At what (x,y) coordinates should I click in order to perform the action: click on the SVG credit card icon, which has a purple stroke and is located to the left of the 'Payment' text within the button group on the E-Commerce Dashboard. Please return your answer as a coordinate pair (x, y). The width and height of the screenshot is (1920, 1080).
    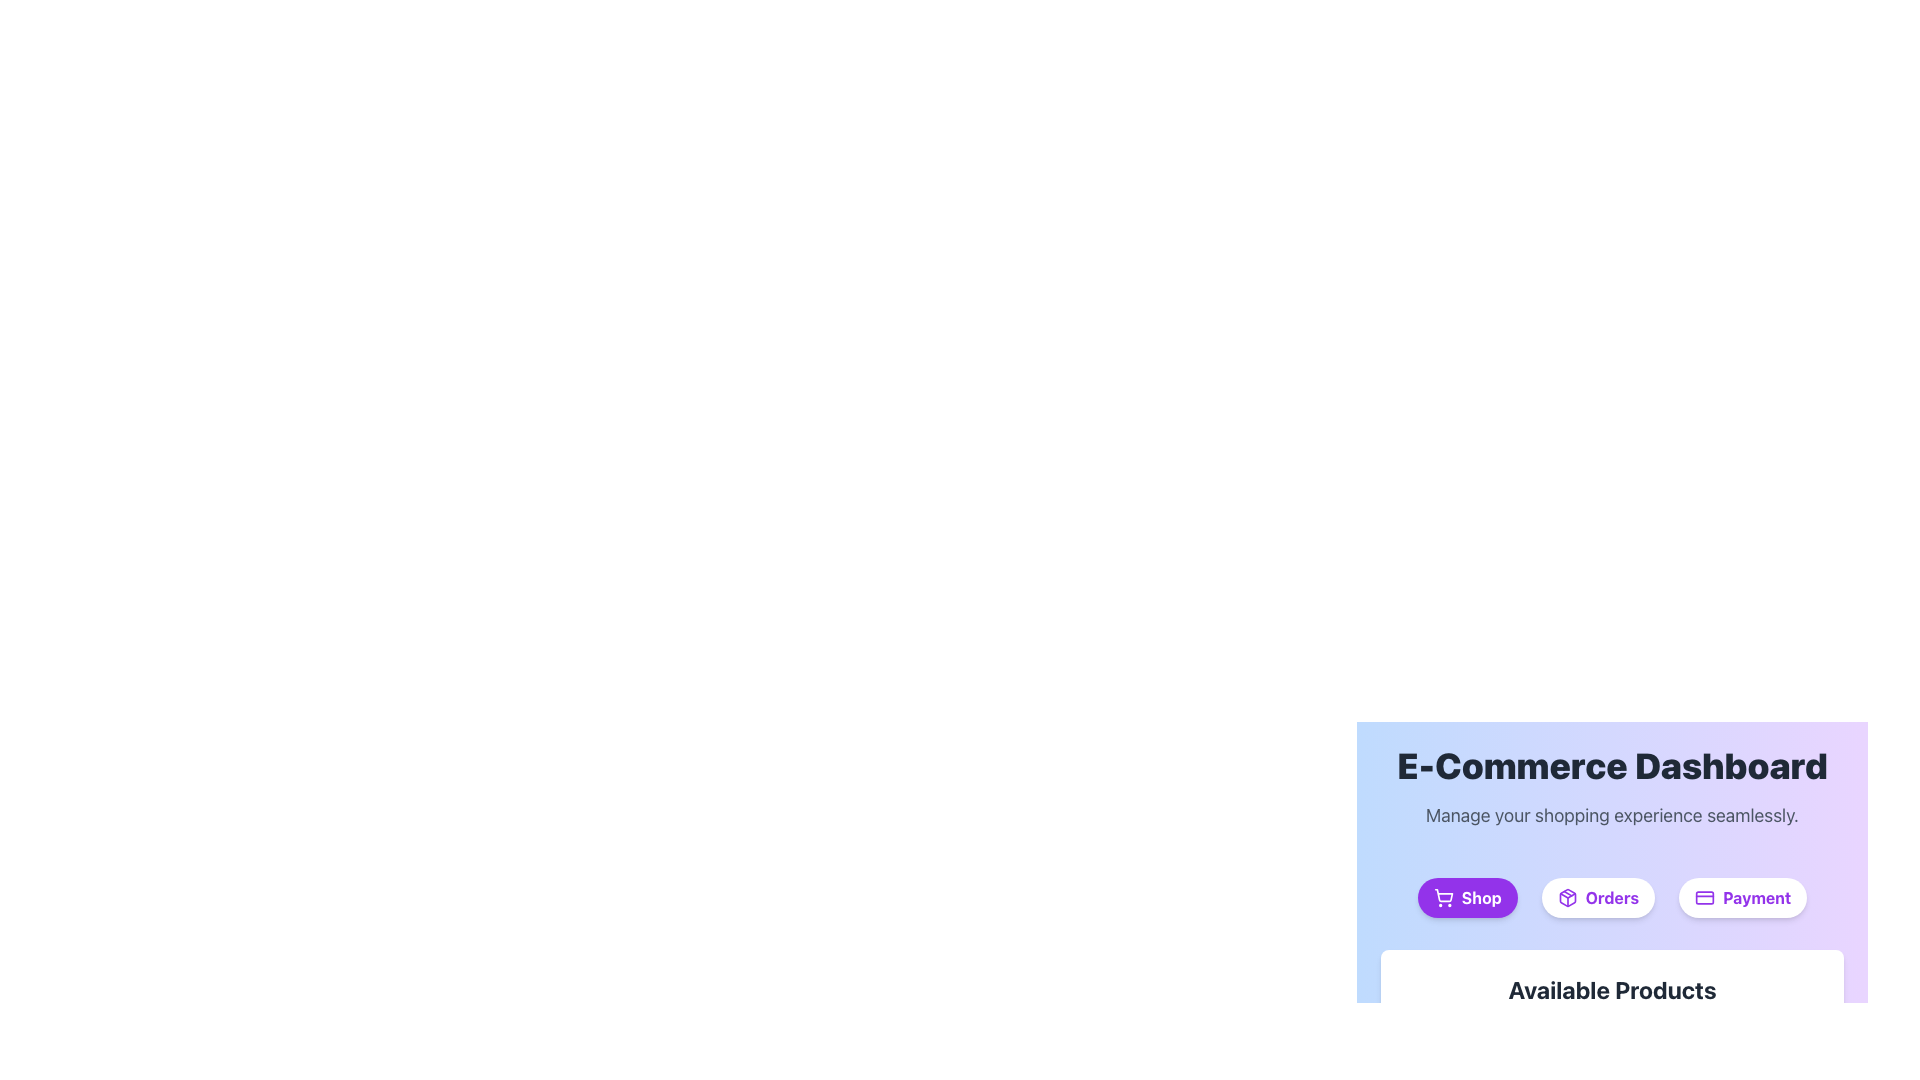
    Looking at the image, I should click on (1703, 897).